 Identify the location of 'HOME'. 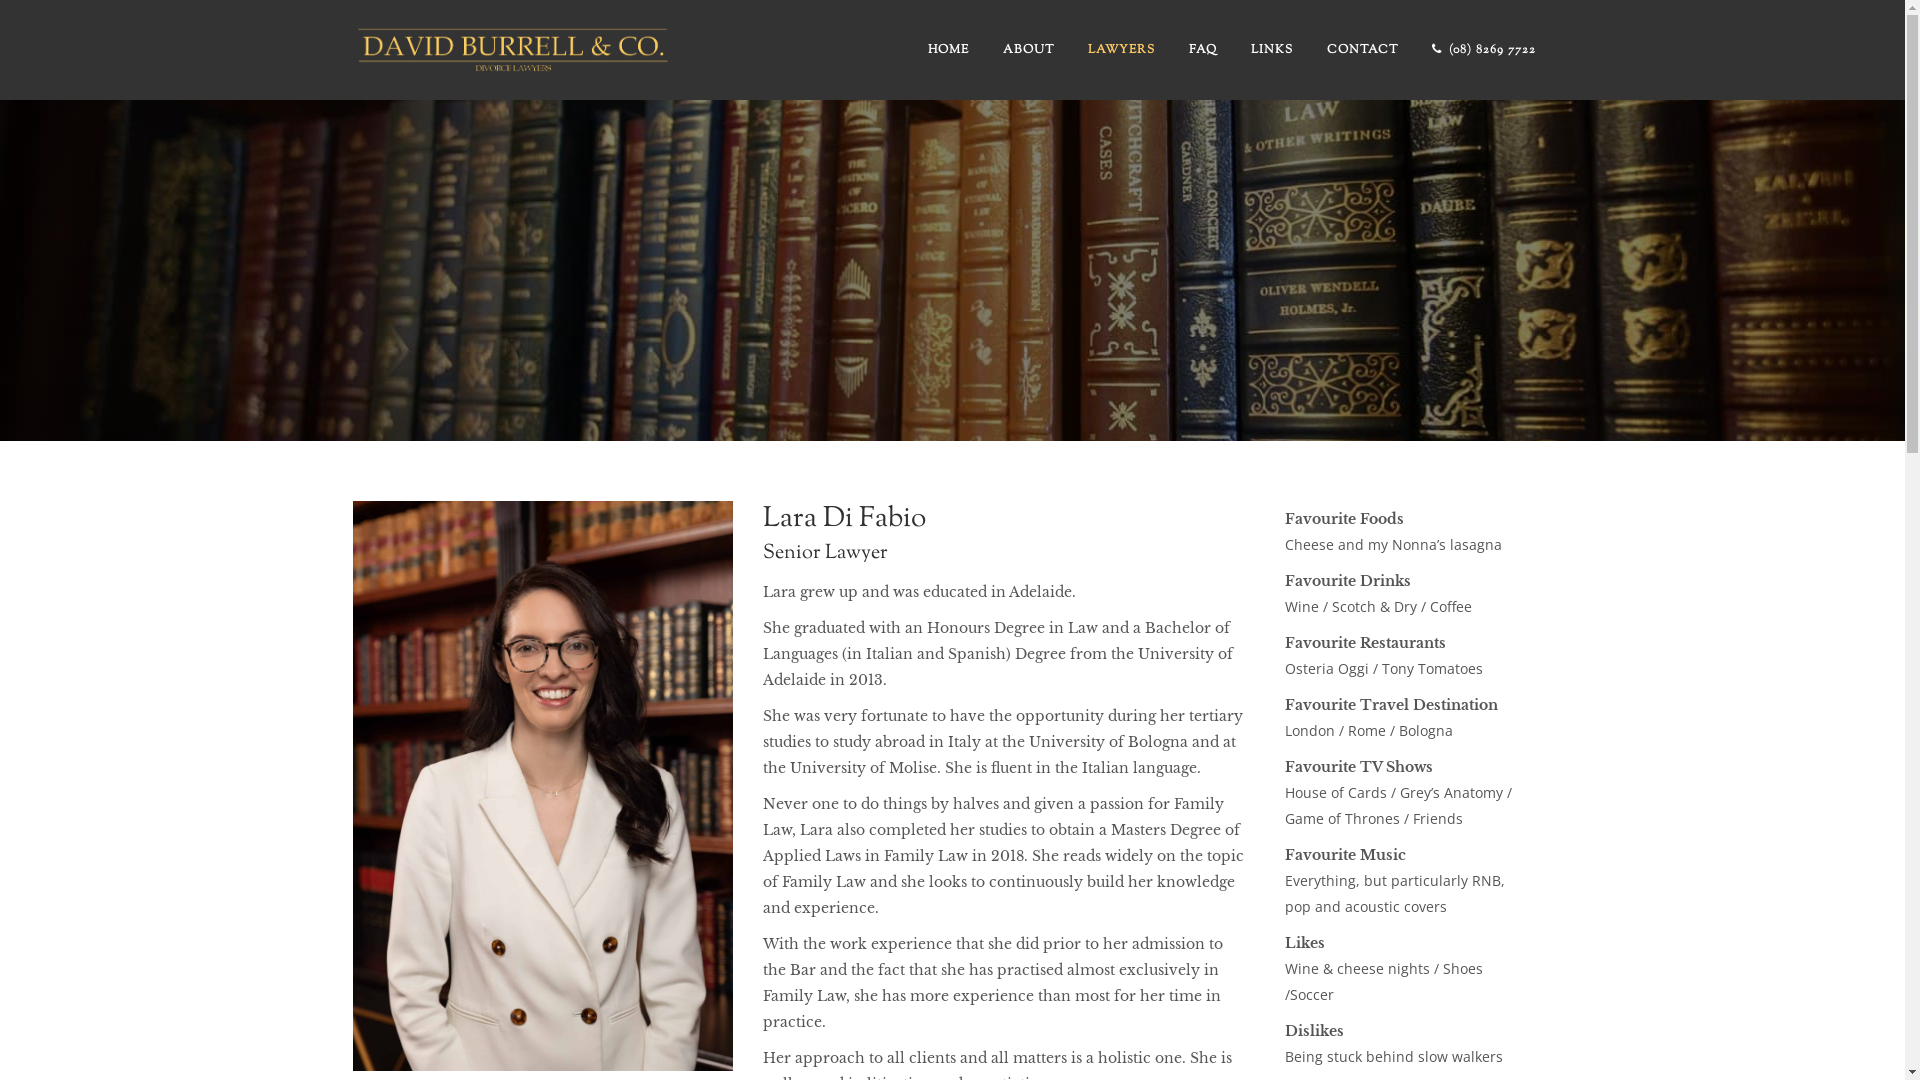
(946, 49).